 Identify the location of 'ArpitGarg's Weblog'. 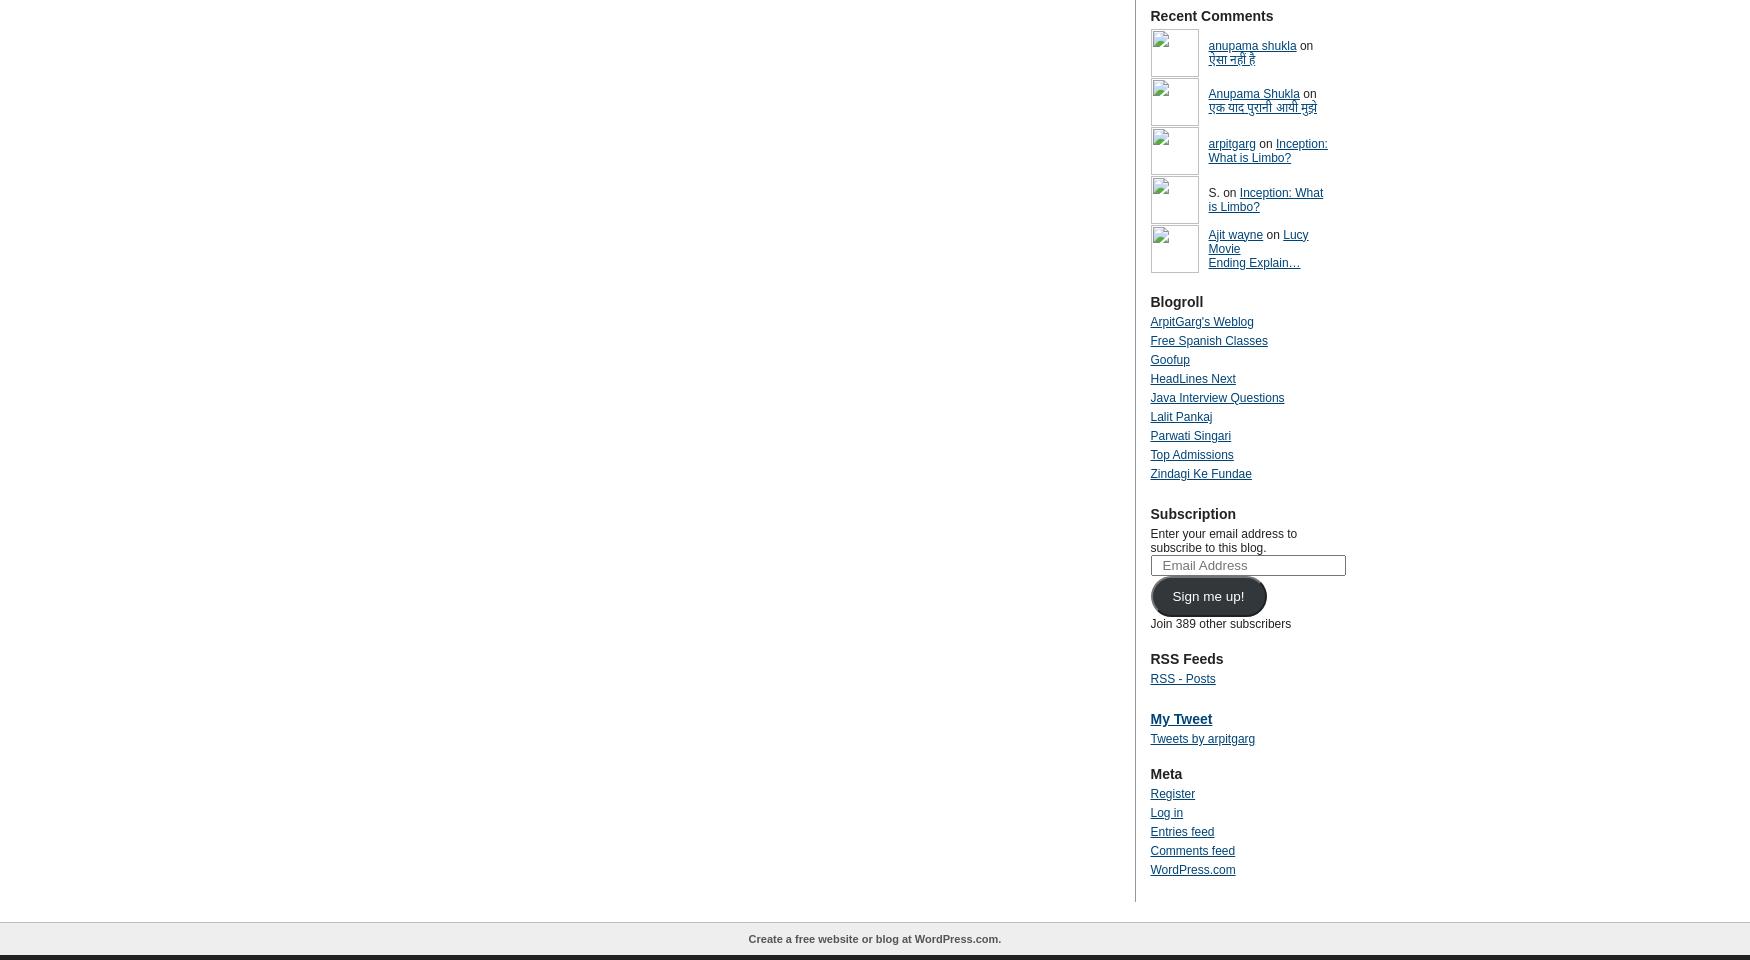
(1201, 321).